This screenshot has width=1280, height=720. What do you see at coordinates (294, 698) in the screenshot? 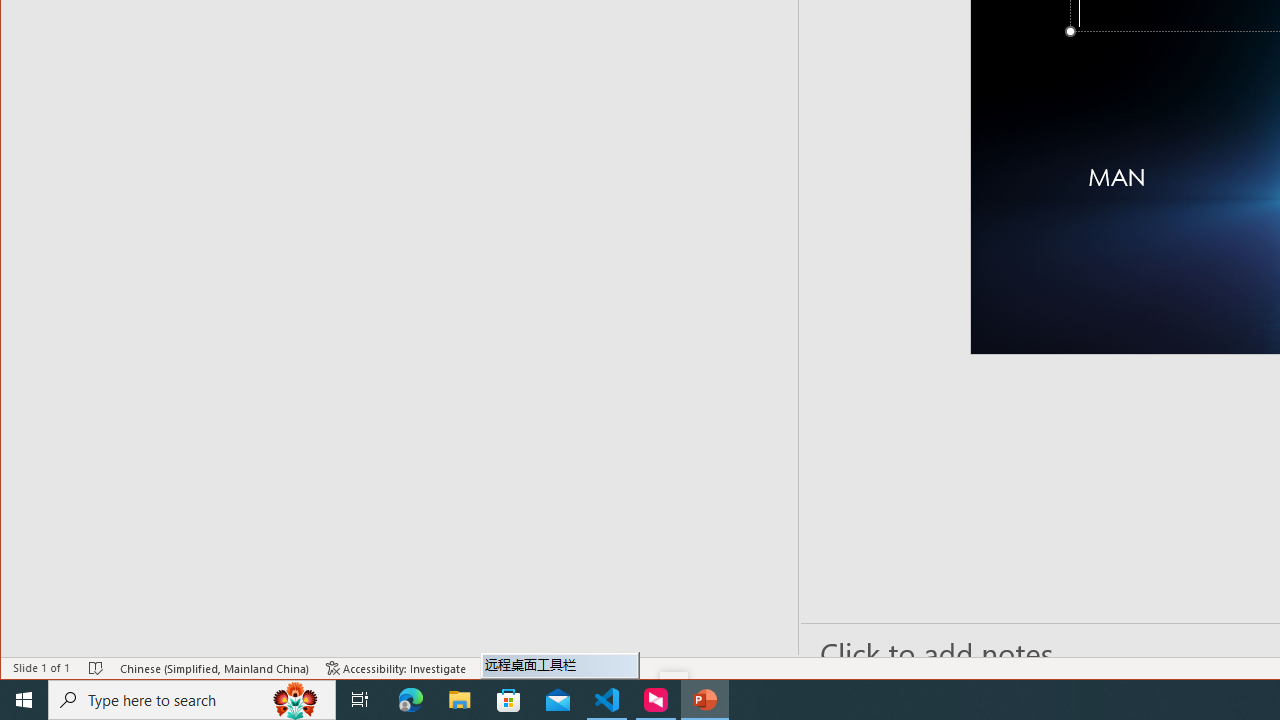
I see `'Search highlights icon opens search home window'` at bounding box center [294, 698].